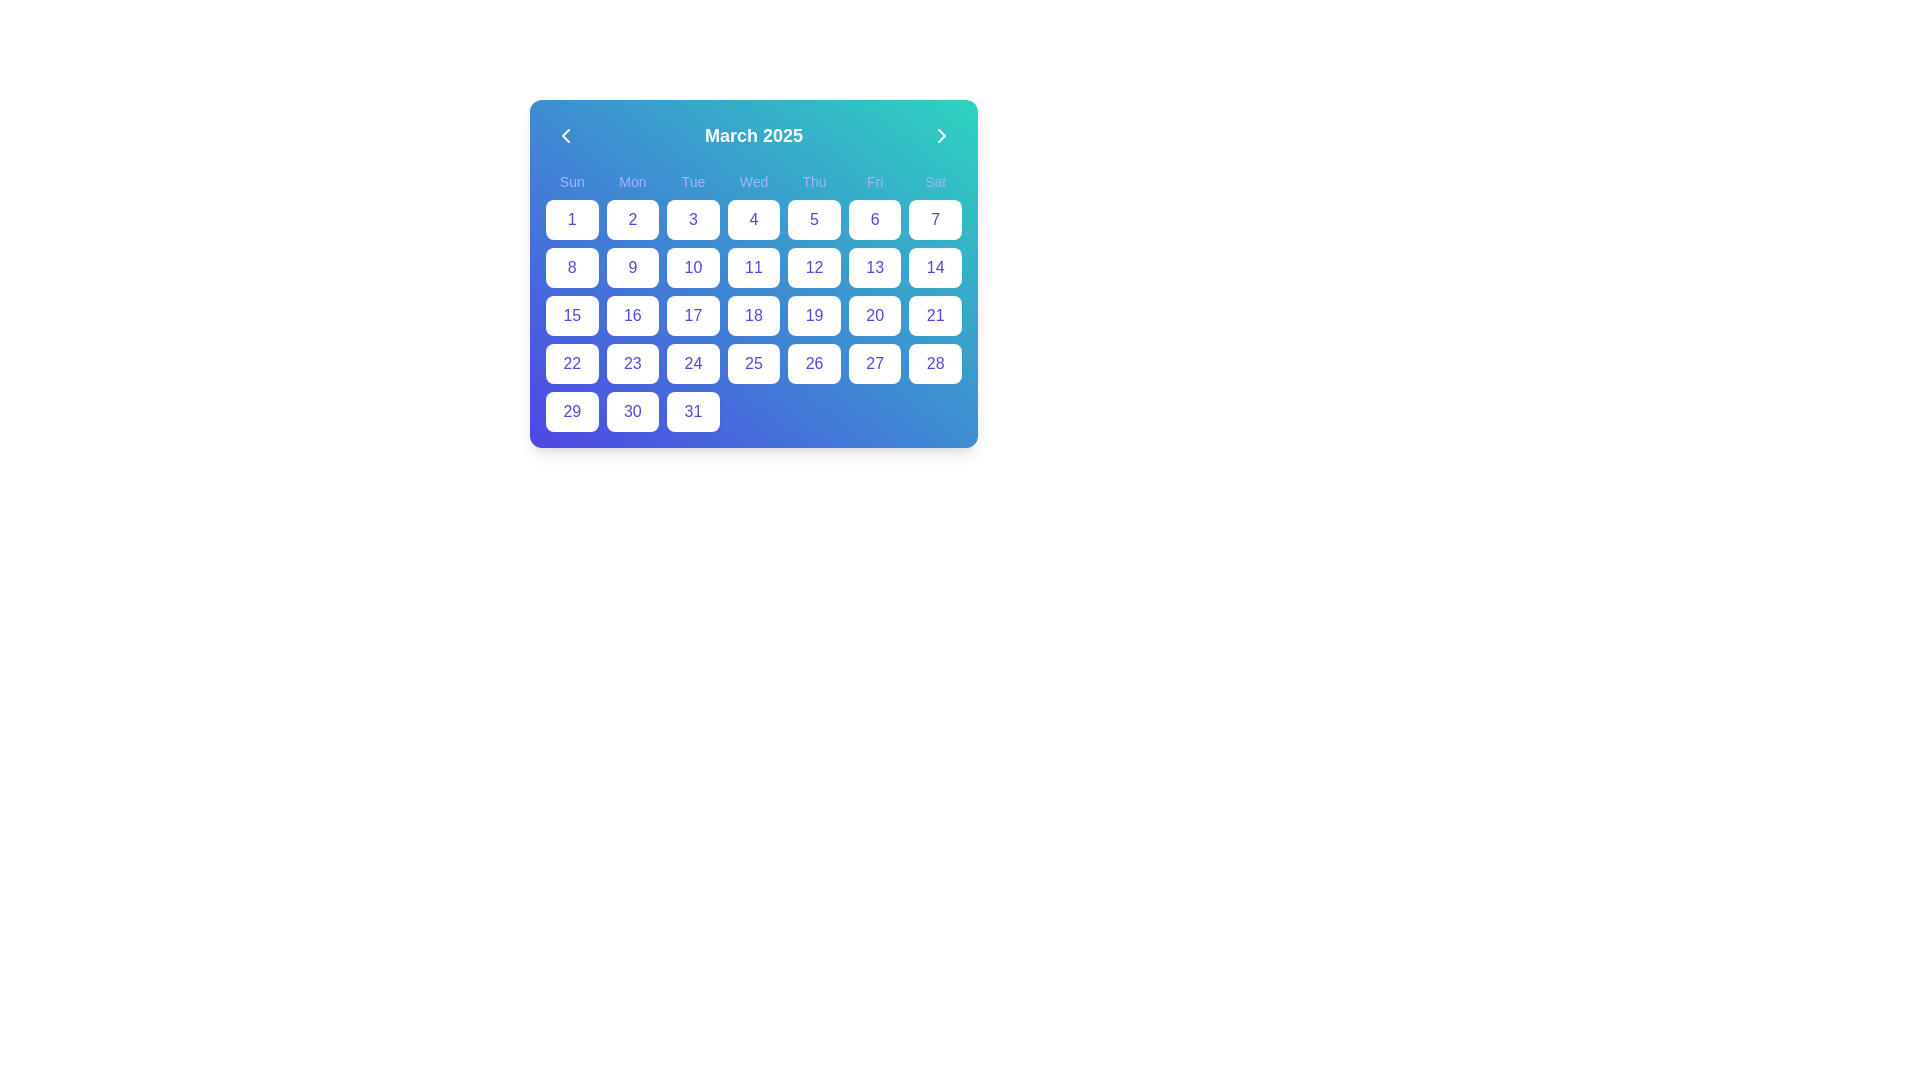 This screenshot has height=1080, width=1920. What do you see at coordinates (934, 266) in the screenshot?
I see `the square-shaped button with a rounded border, white background, and blue text '14'` at bounding box center [934, 266].